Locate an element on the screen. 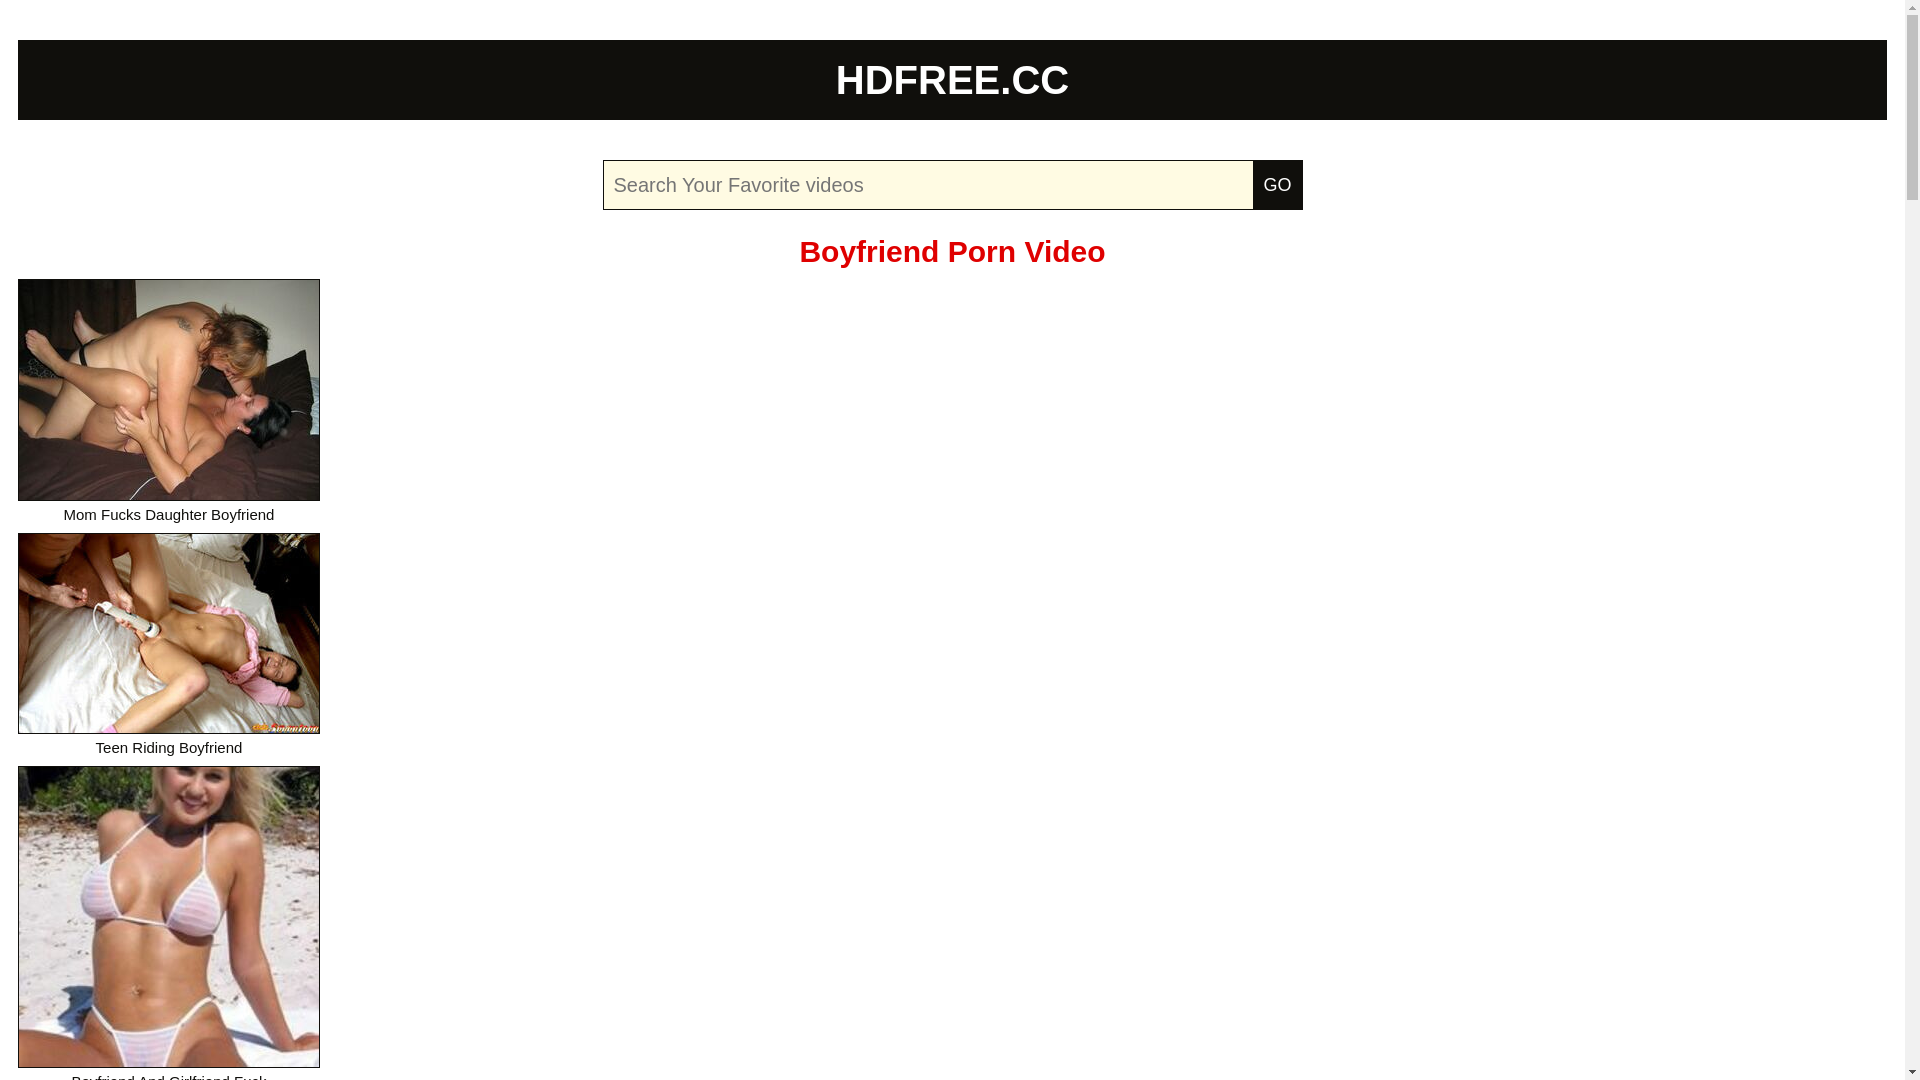 Image resolution: width=1920 pixels, height=1080 pixels. 'HDFREE.CC' is located at coordinates (951, 79).